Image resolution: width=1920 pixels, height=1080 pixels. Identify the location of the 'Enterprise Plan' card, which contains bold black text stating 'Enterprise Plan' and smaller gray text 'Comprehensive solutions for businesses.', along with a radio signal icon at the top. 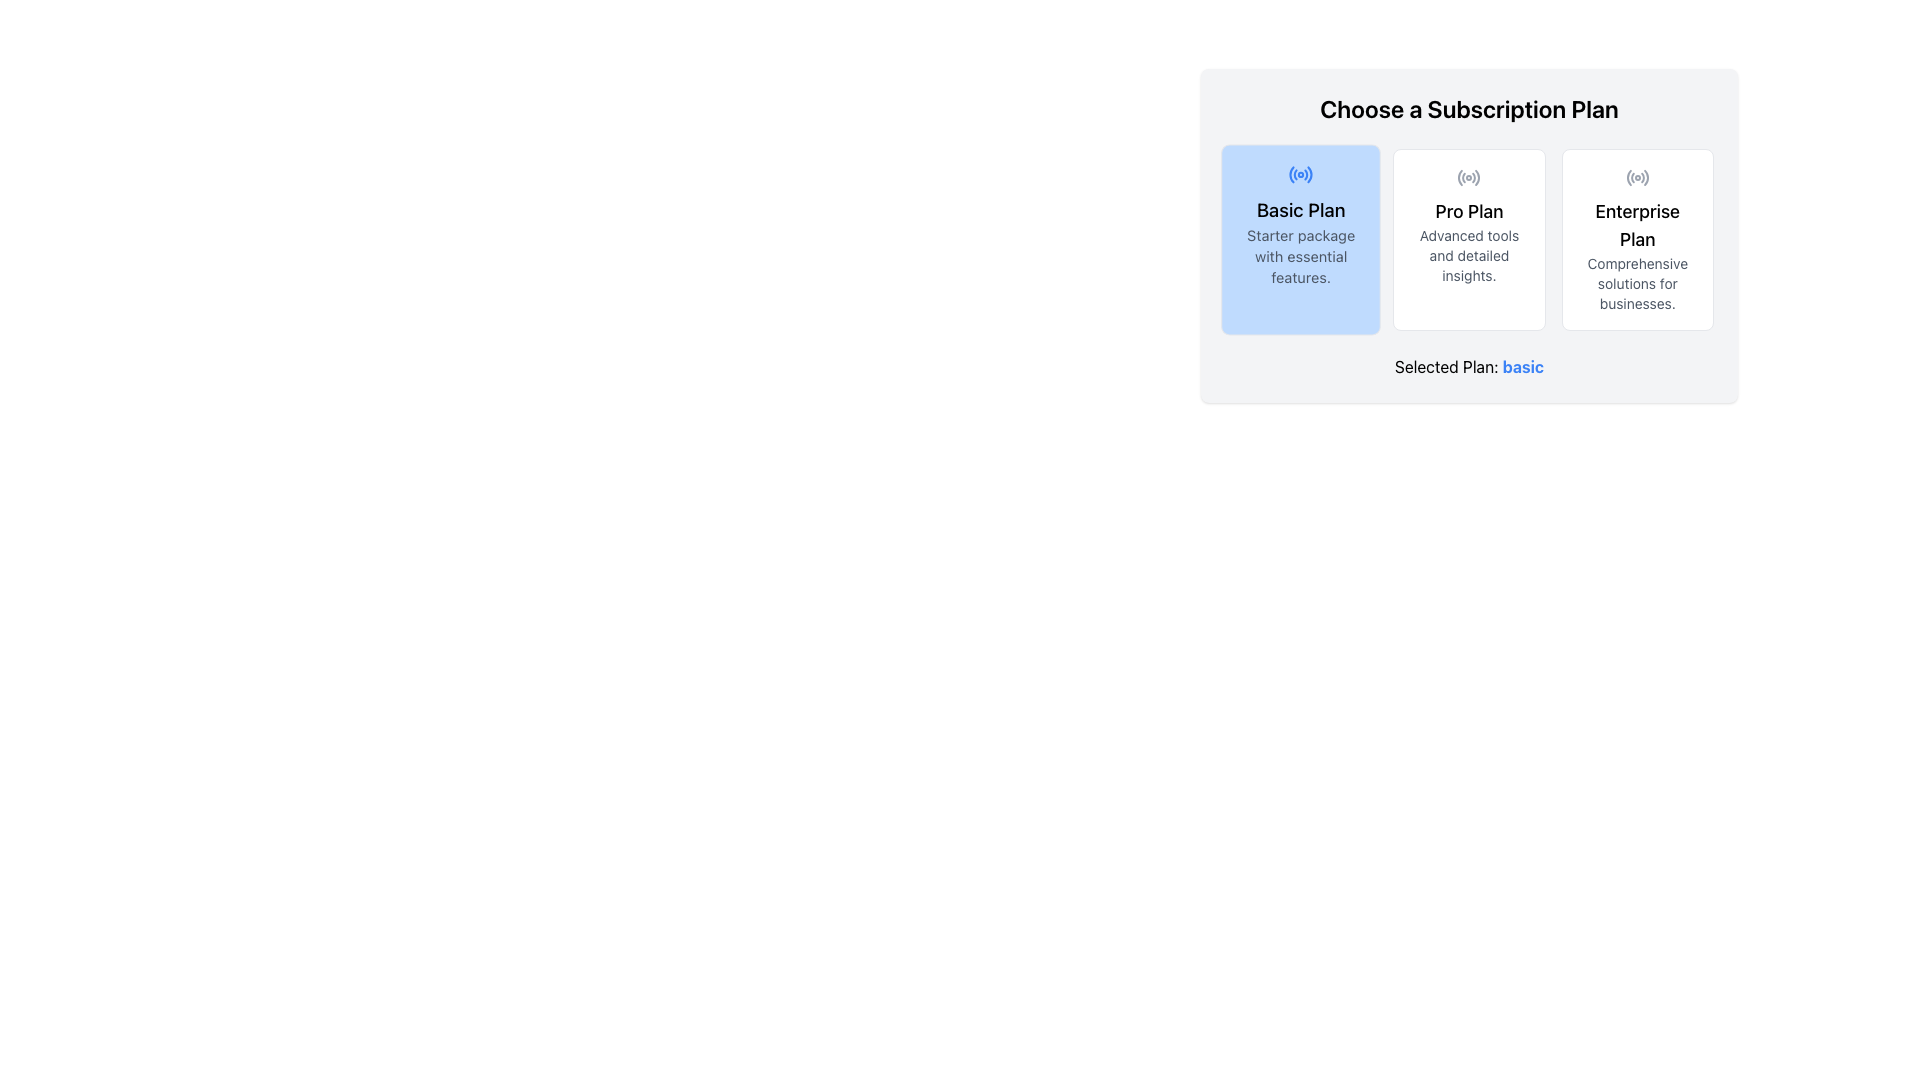
(1637, 238).